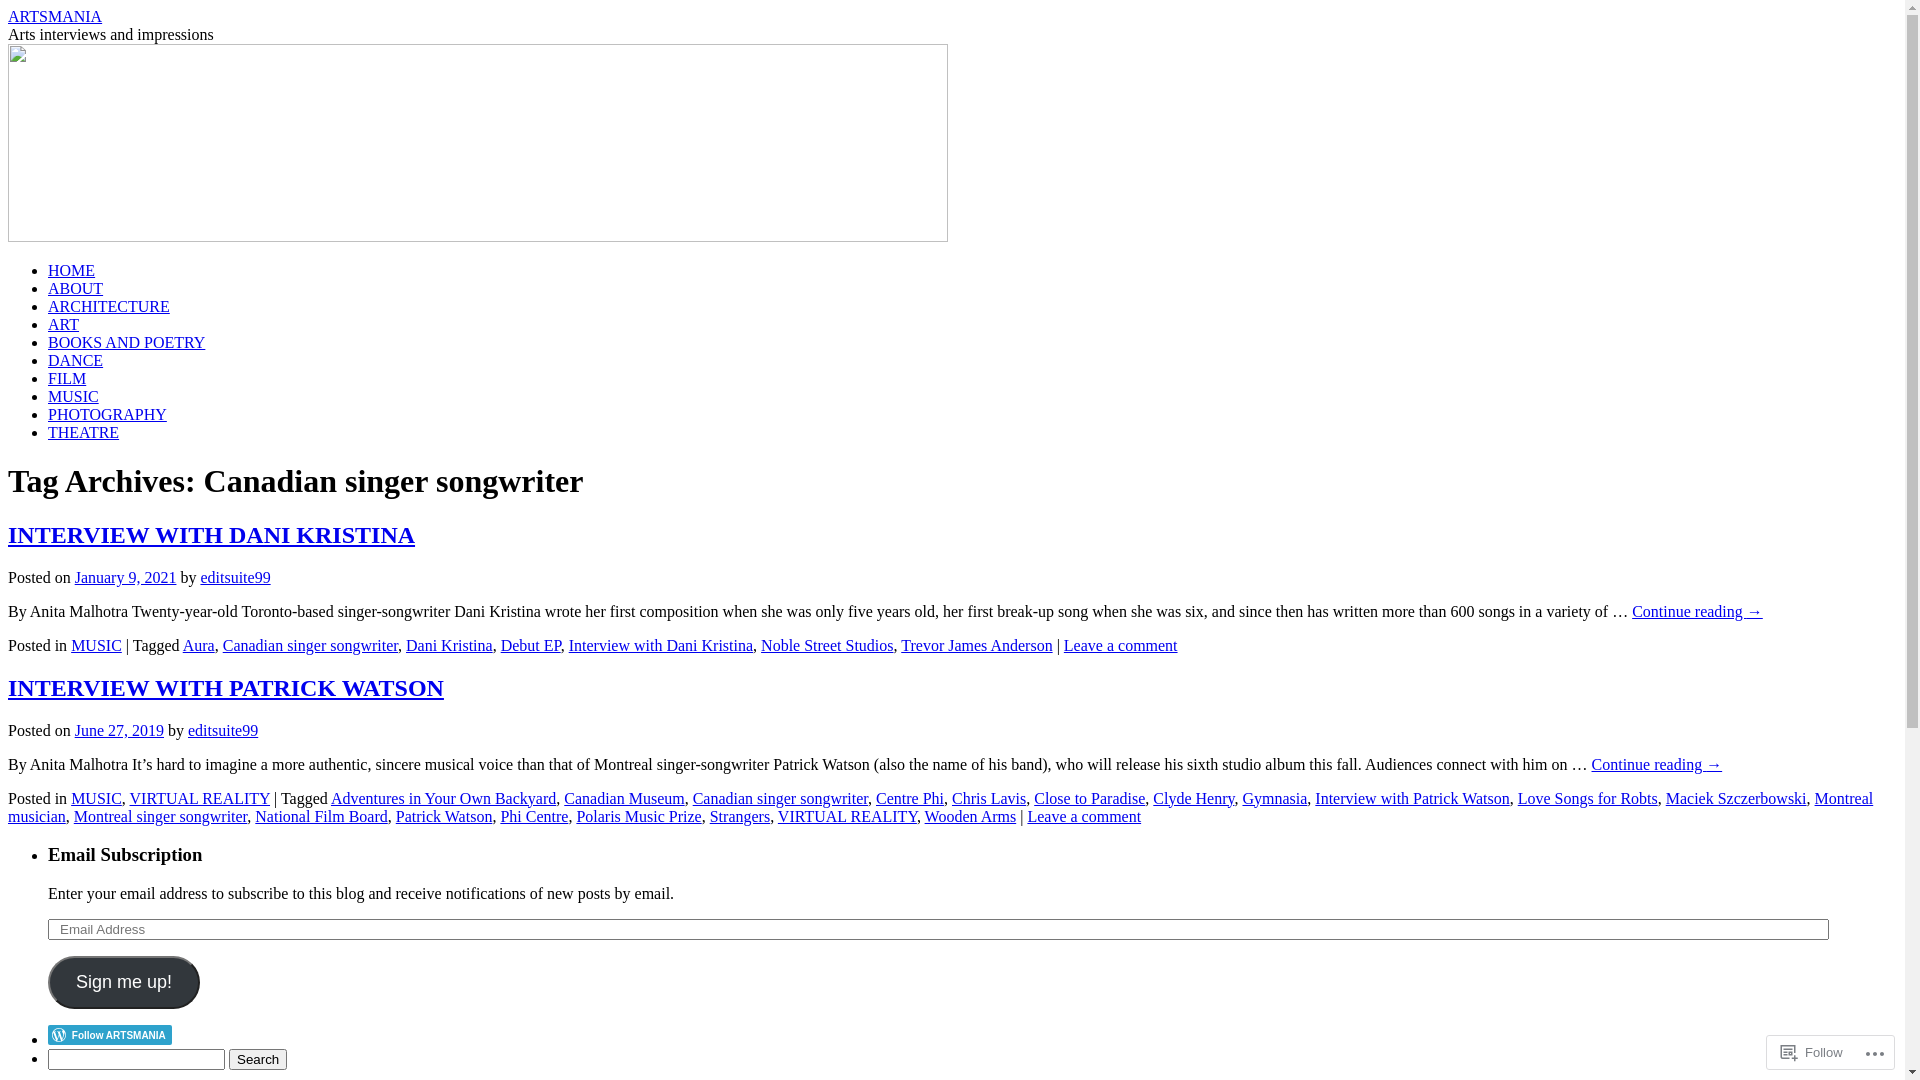 The height and width of the screenshot is (1080, 1920). Describe the element at coordinates (442, 797) in the screenshot. I see `'Adventures in Your Own Backyard'` at that location.